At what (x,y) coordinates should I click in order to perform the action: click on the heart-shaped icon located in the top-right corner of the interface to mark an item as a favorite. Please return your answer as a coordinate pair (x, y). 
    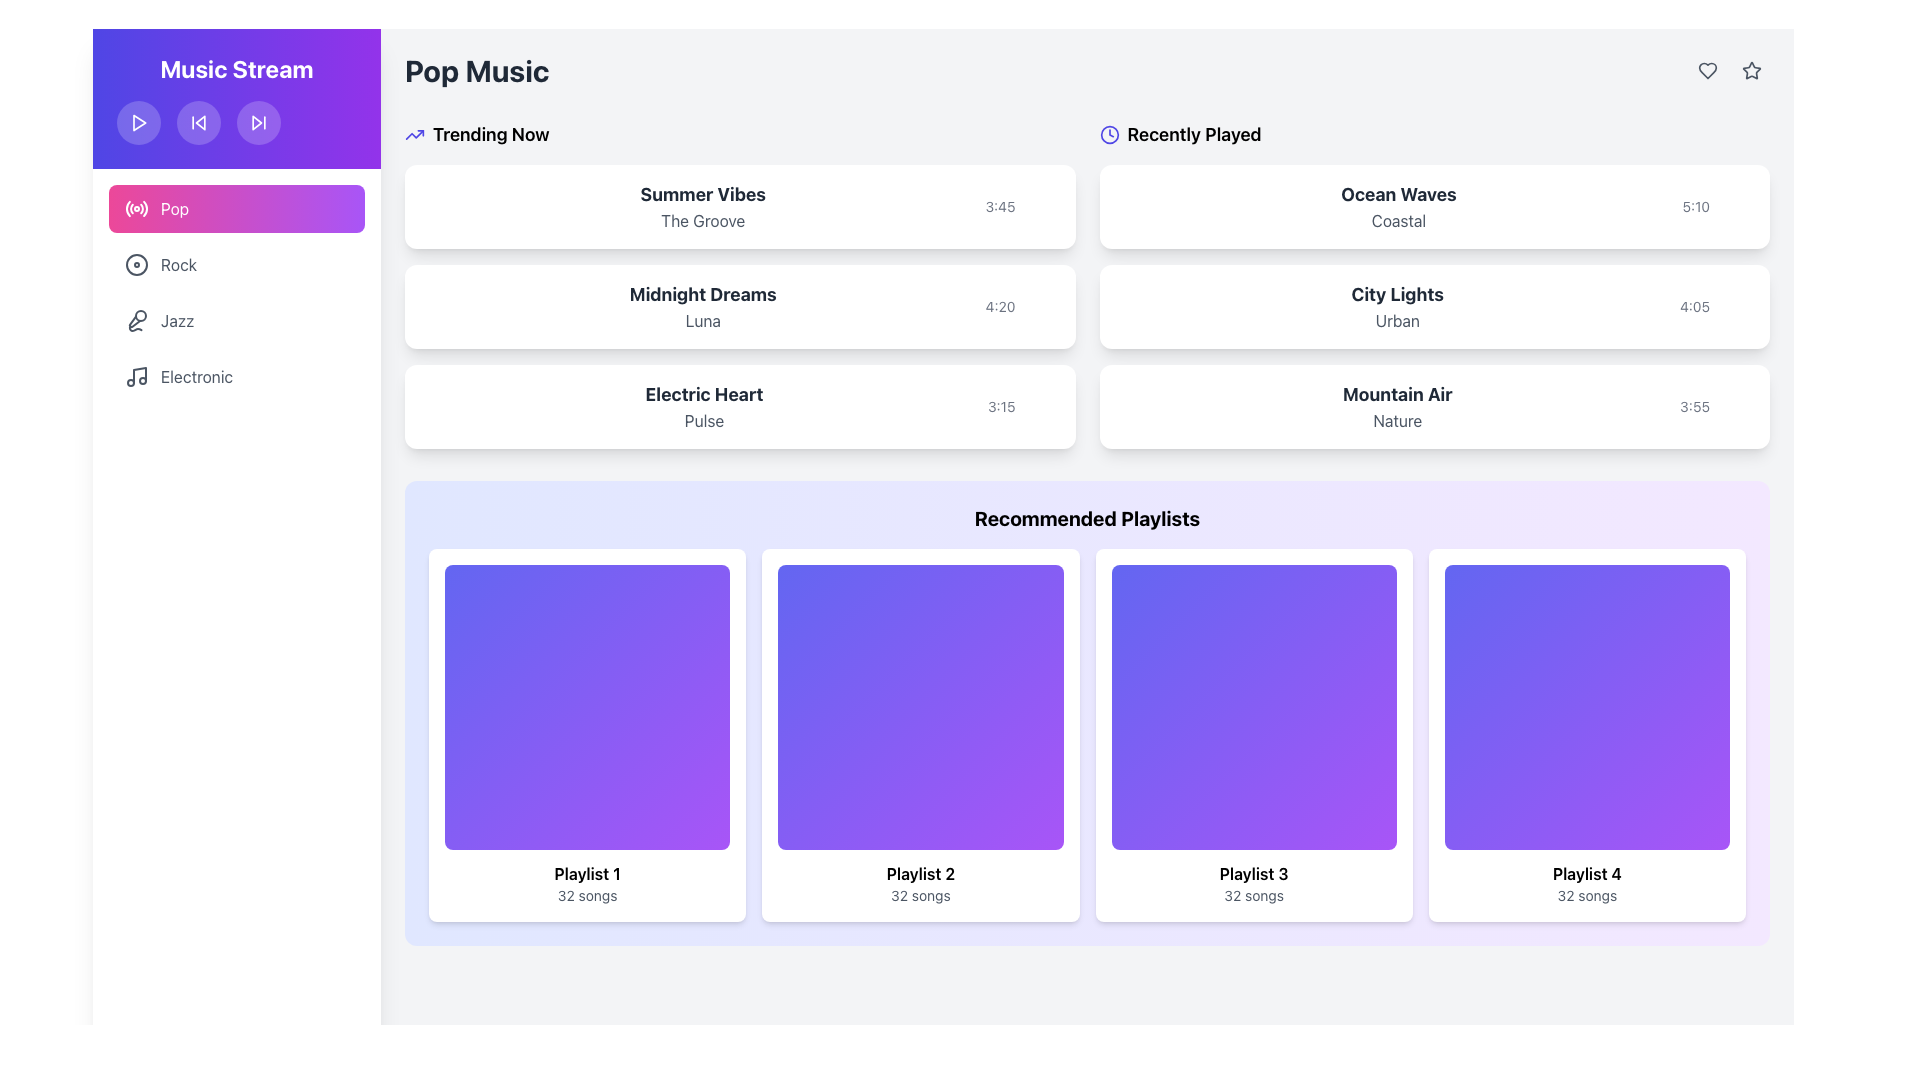
    Looking at the image, I should click on (1707, 69).